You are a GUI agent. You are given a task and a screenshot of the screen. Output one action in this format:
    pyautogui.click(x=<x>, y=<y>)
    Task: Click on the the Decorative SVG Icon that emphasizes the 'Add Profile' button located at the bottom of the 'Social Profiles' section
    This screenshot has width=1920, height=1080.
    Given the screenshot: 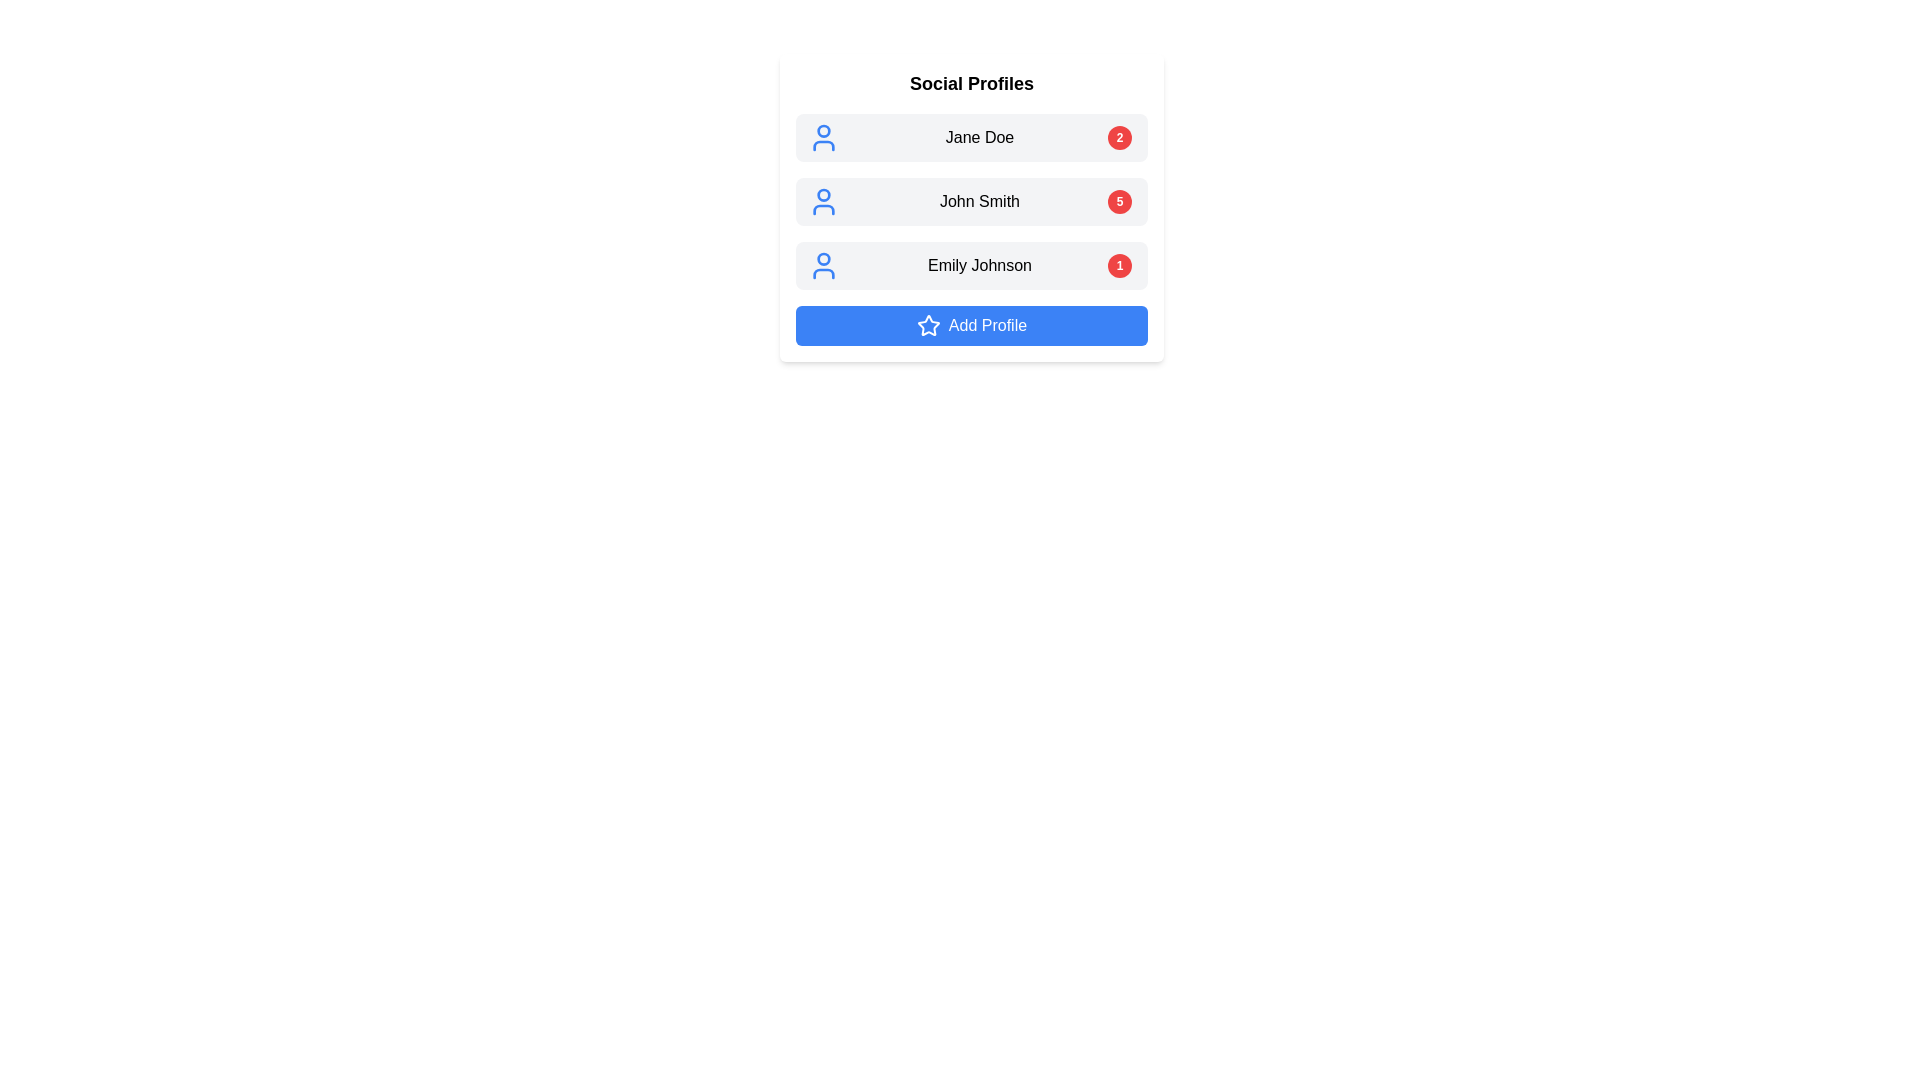 What is the action you would take?
    pyautogui.click(x=927, y=324)
    